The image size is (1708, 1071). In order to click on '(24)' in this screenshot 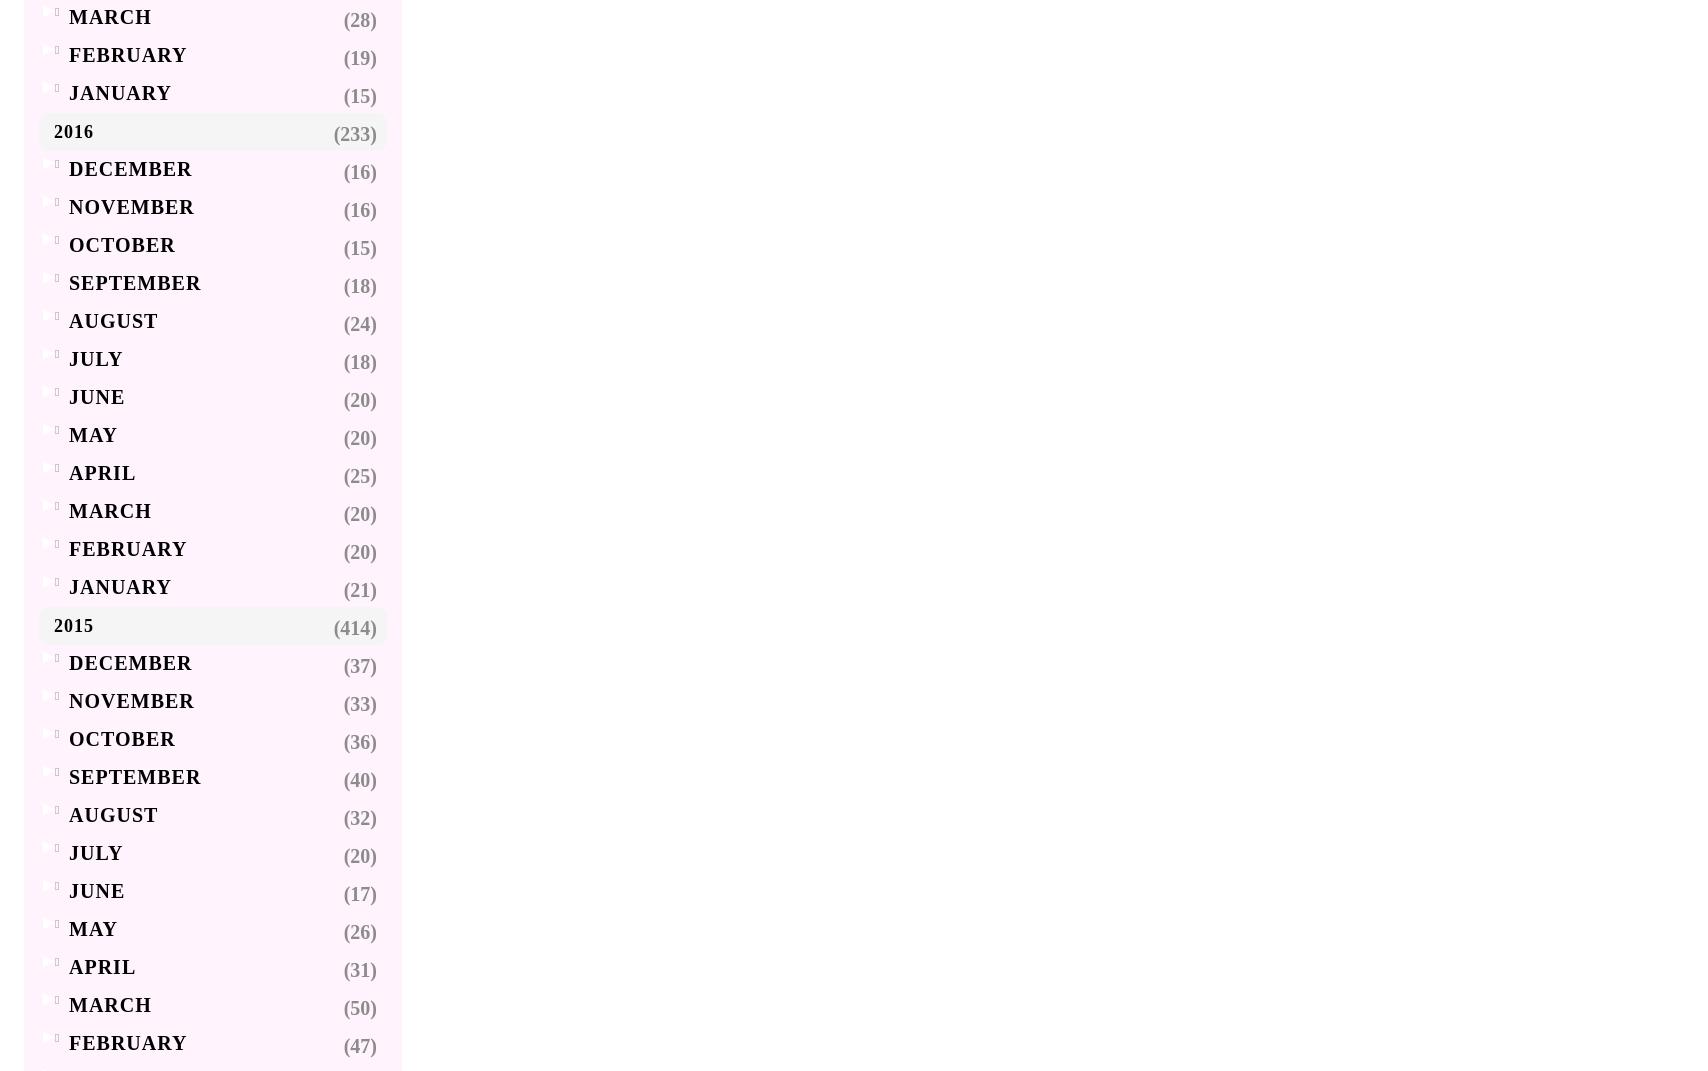, I will do `click(360, 322)`.